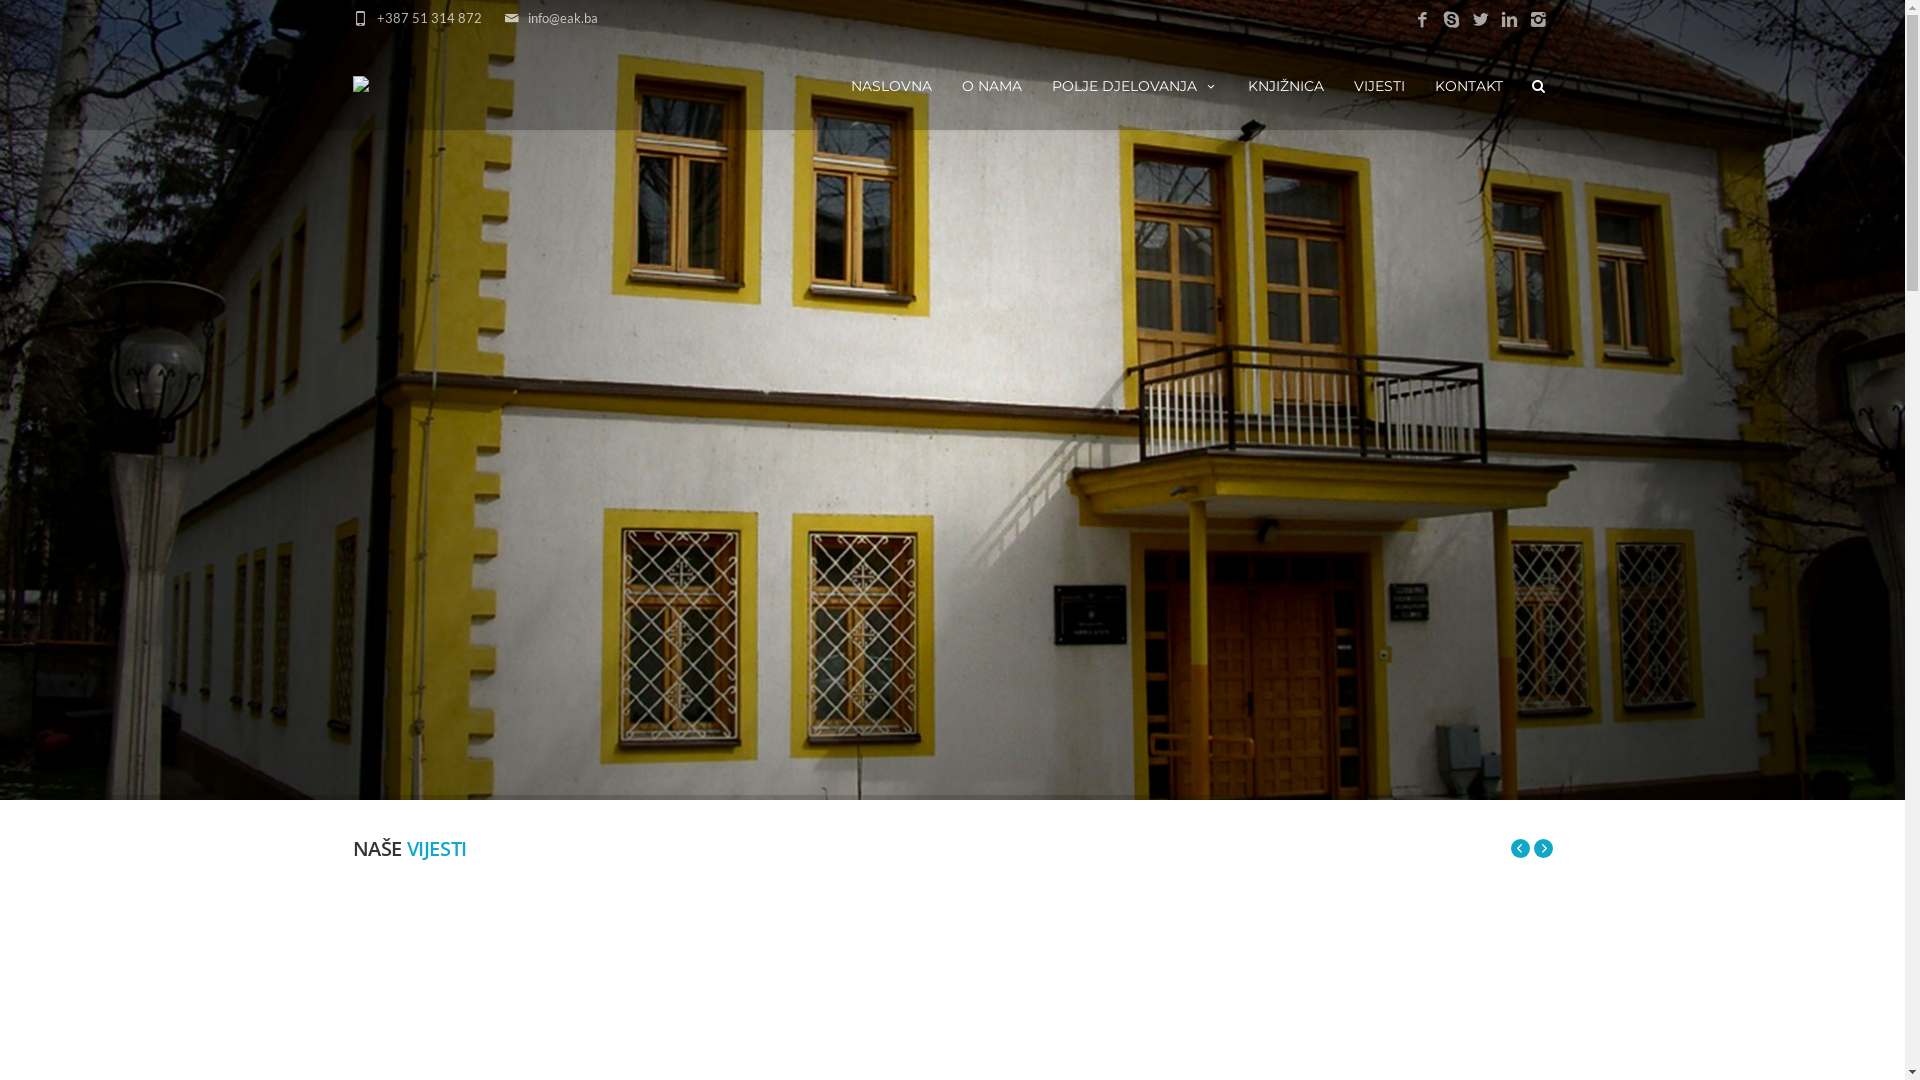 The height and width of the screenshot is (1080, 1920). What do you see at coordinates (1468, 83) in the screenshot?
I see `'KONTAKT'` at bounding box center [1468, 83].